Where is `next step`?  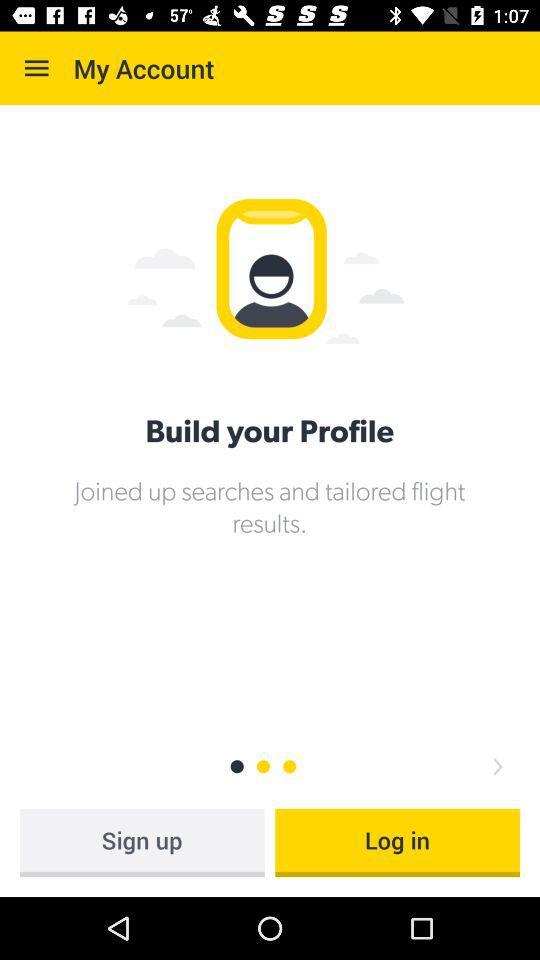 next step is located at coordinates (496, 765).